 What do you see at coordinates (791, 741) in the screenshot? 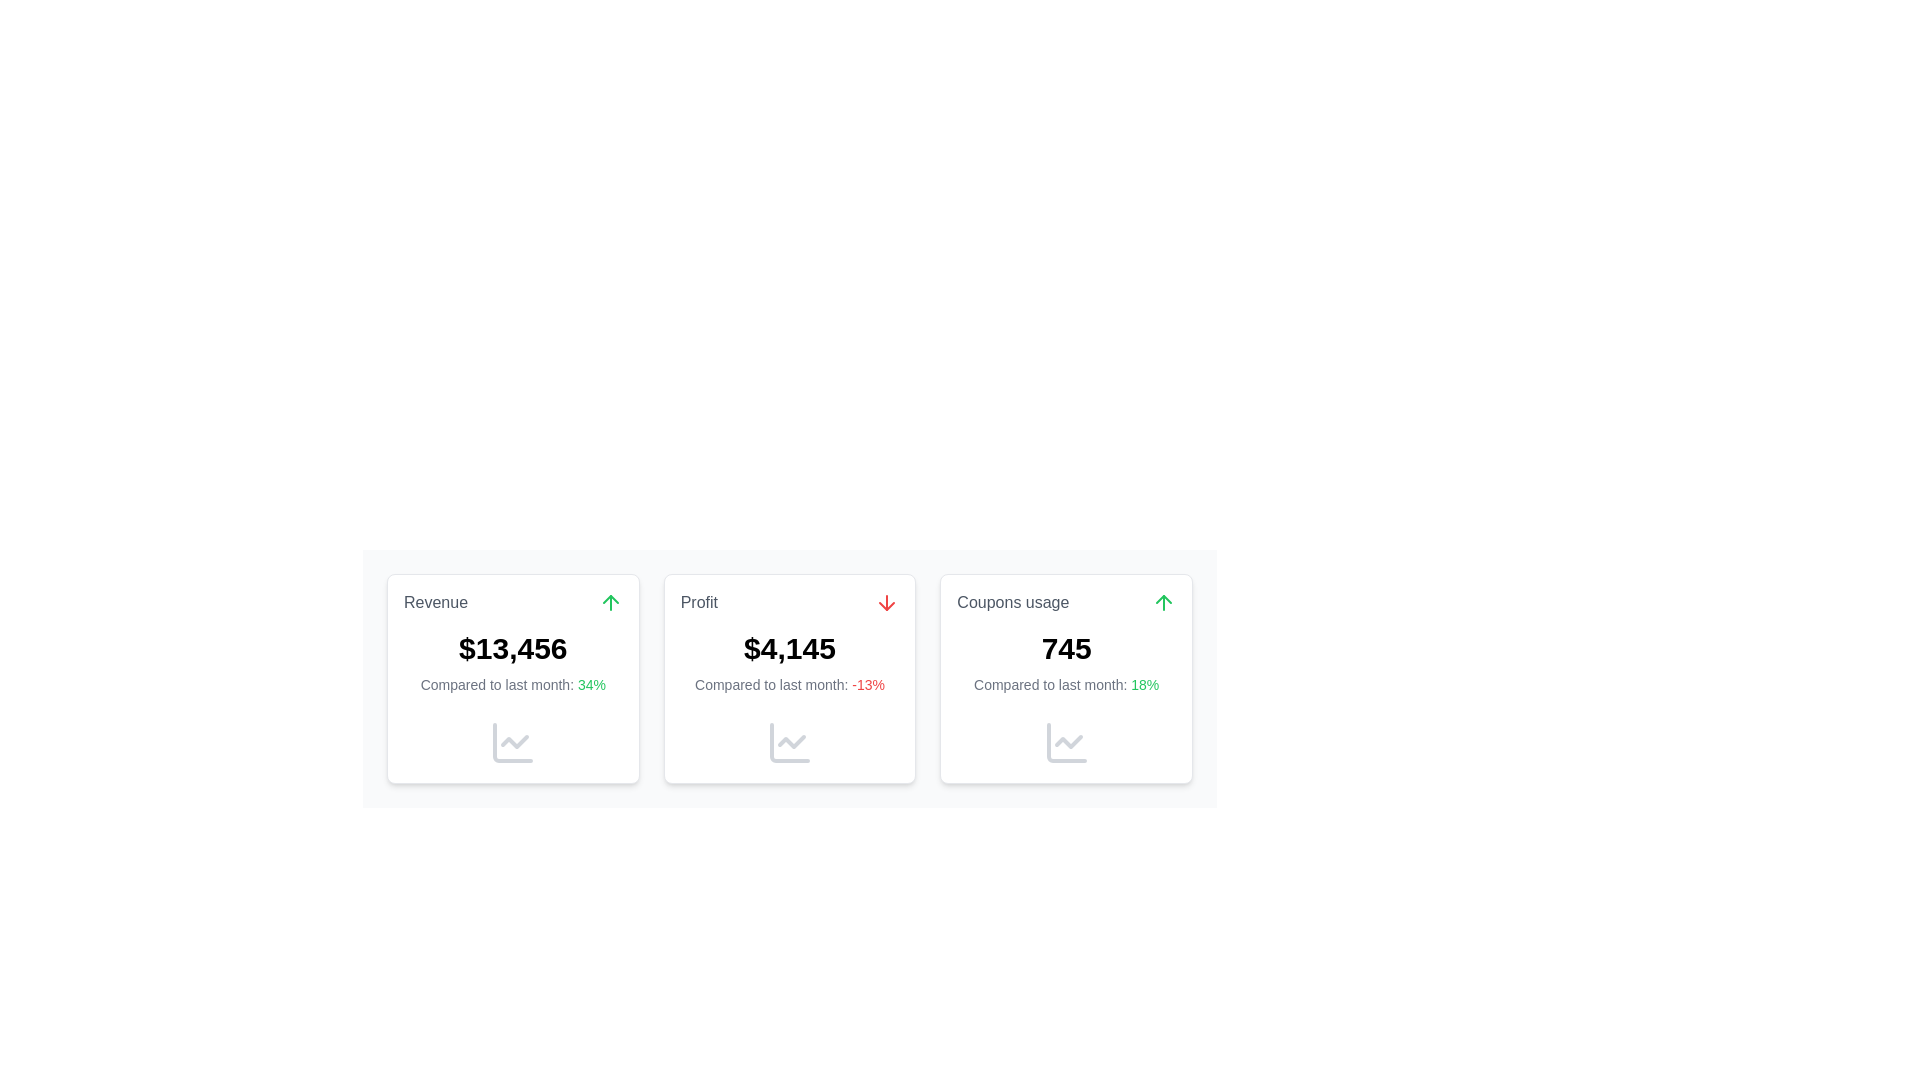
I see `the graphical indicator located at the bottom of the second card in a set of three horizontally aligned cards, which provides a visual cue for trends or comparisons` at bounding box center [791, 741].